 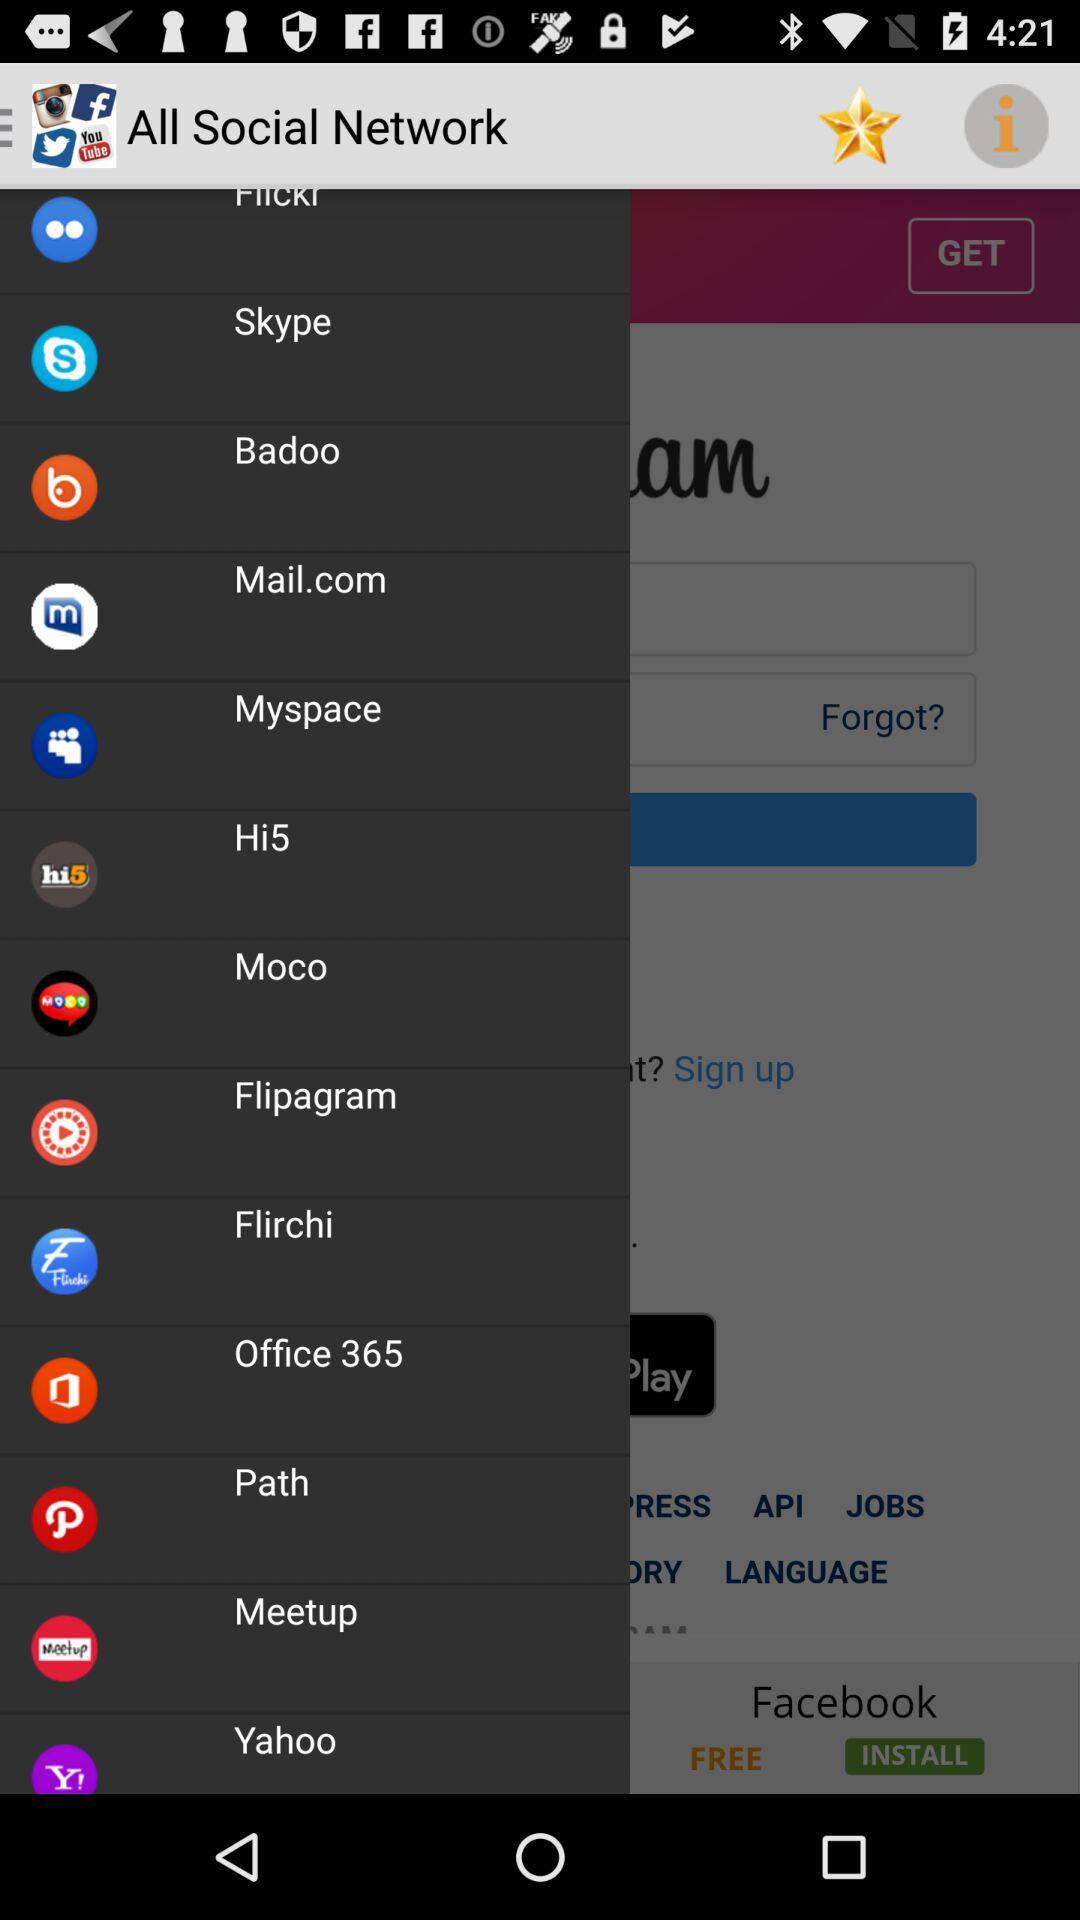 I want to click on the yahoo item, so click(x=285, y=1738).